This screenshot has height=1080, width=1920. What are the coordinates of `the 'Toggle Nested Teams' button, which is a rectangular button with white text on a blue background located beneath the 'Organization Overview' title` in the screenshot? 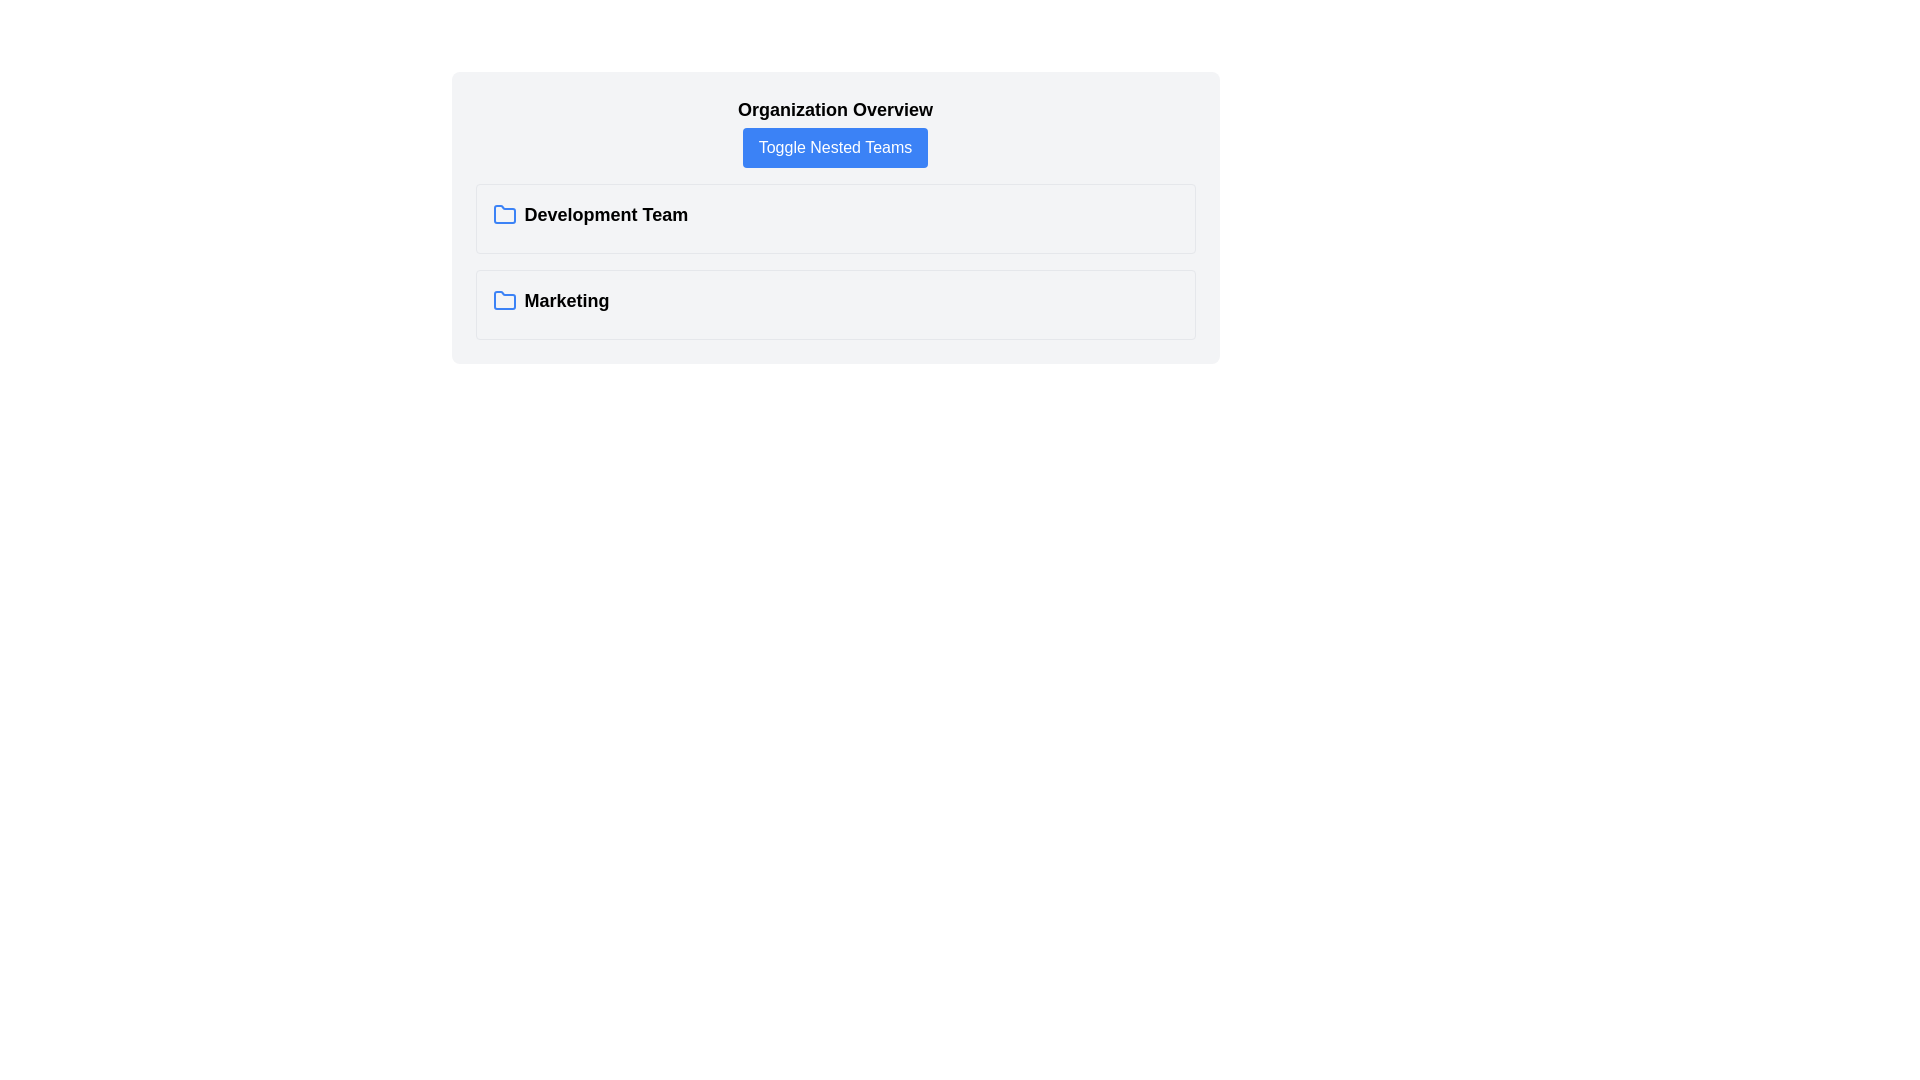 It's located at (835, 146).